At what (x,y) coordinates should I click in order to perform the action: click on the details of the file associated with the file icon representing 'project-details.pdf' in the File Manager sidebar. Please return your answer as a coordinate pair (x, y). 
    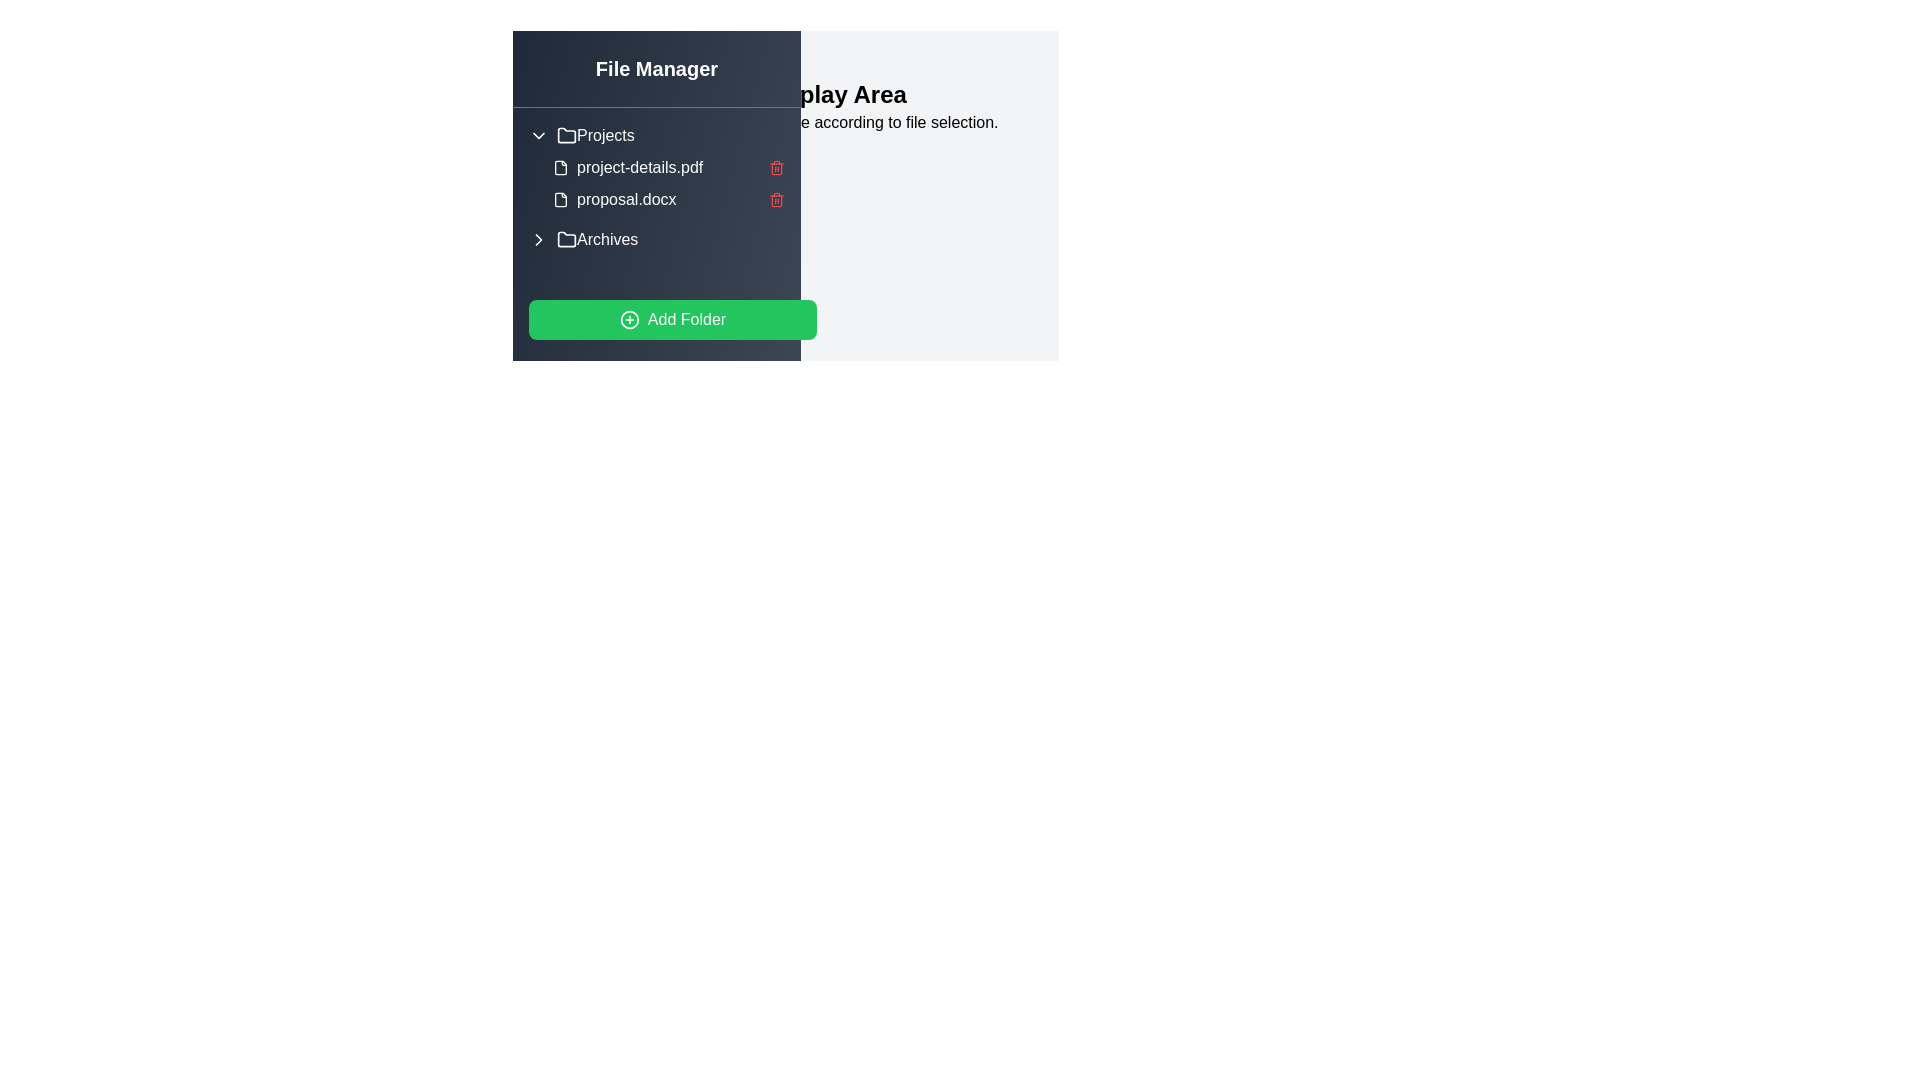
    Looking at the image, I should click on (560, 167).